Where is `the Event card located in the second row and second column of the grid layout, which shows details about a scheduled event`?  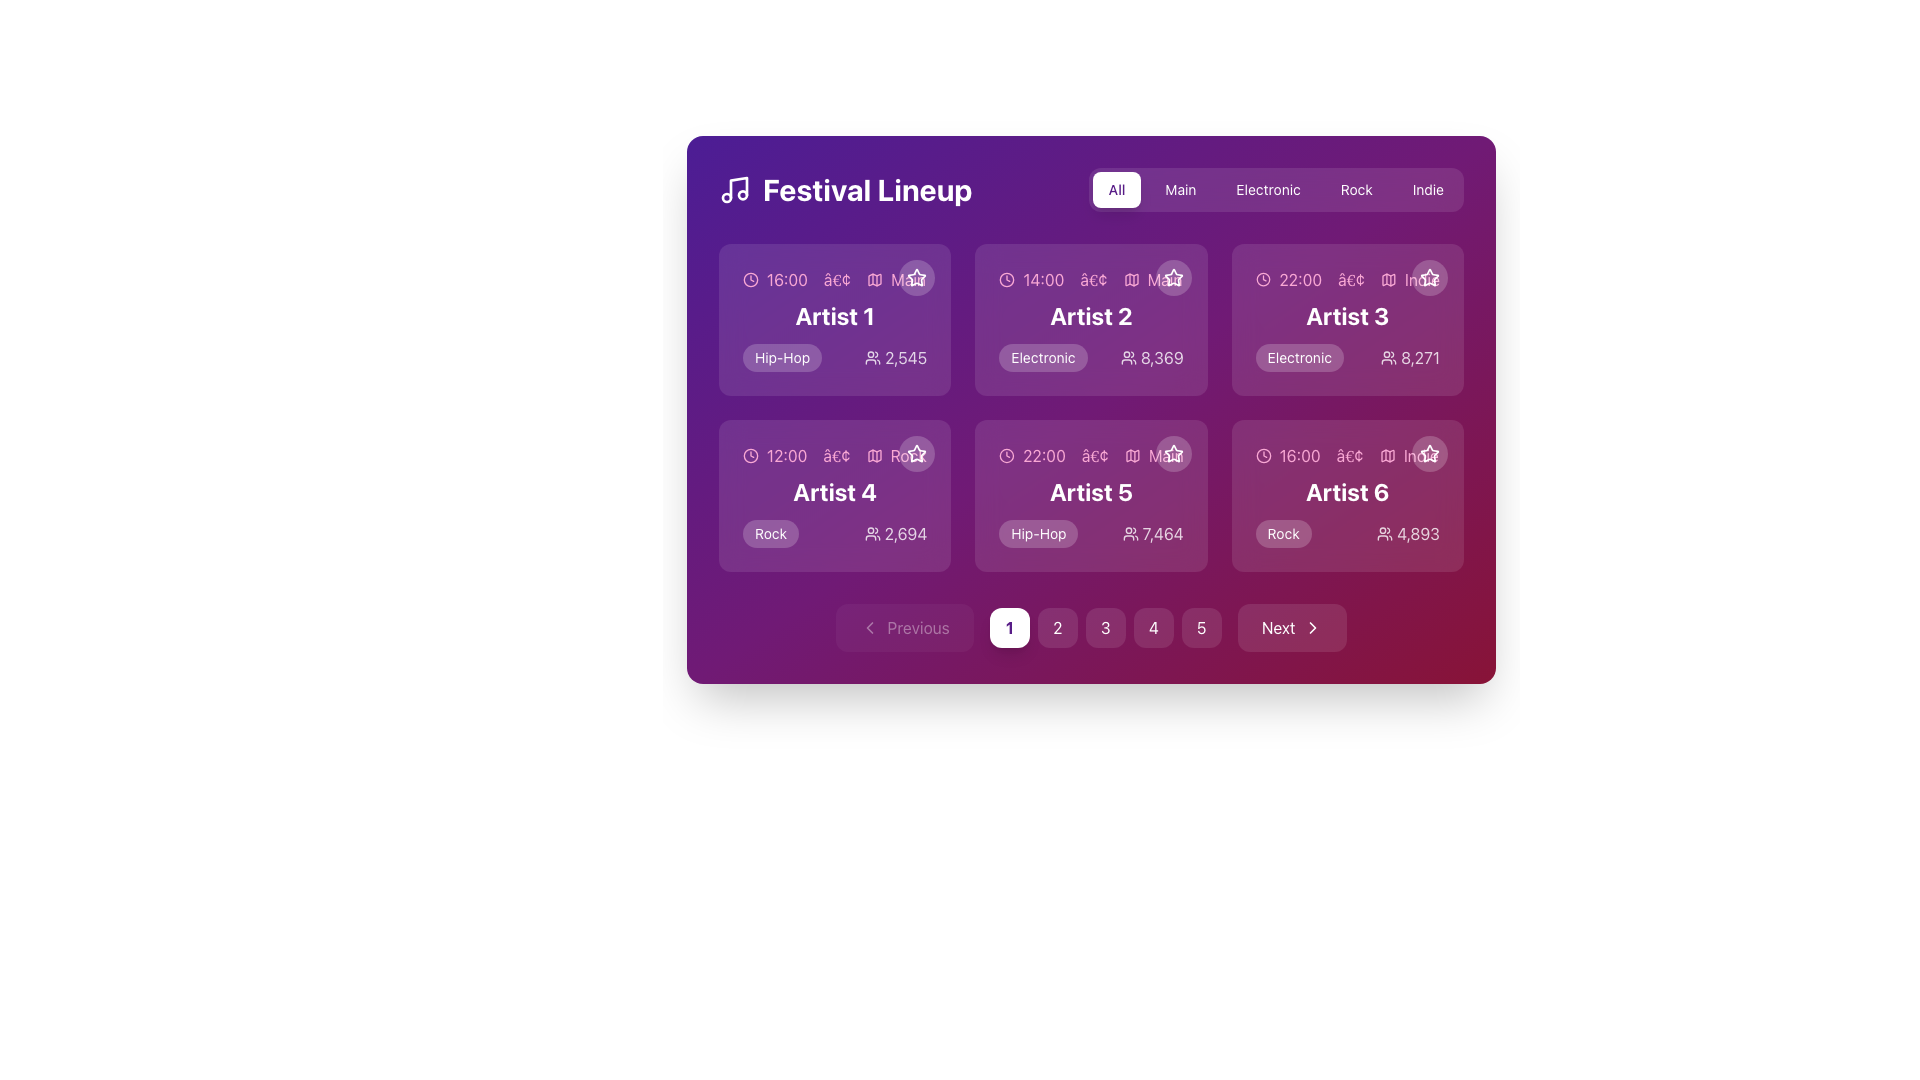 the Event card located in the second row and second column of the grid layout, which shows details about a scheduled event is located at coordinates (1090, 495).